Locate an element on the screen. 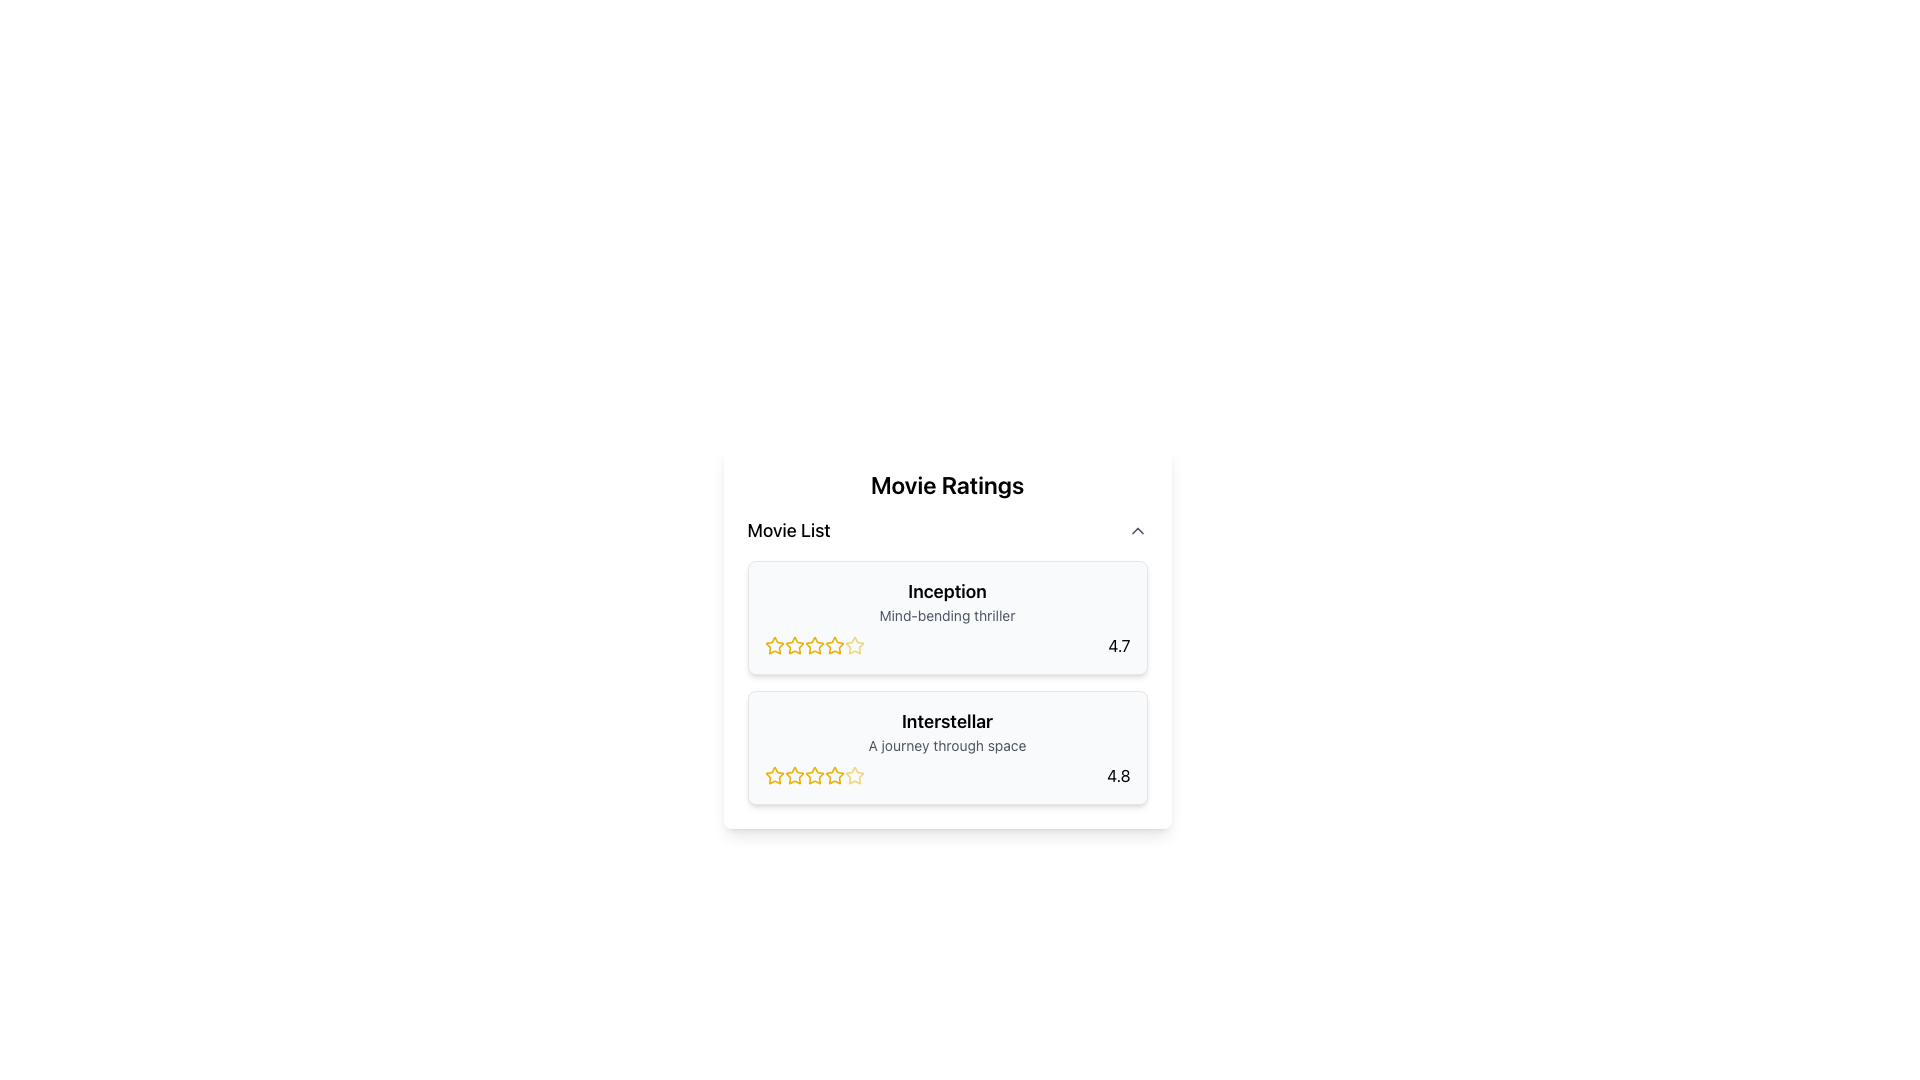 This screenshot has width=1920, height=1080. five-star rating component for details, which is located within the 'Interstellar' card beneath the description text 'A journey through space' is located at coordinates (946, 774).